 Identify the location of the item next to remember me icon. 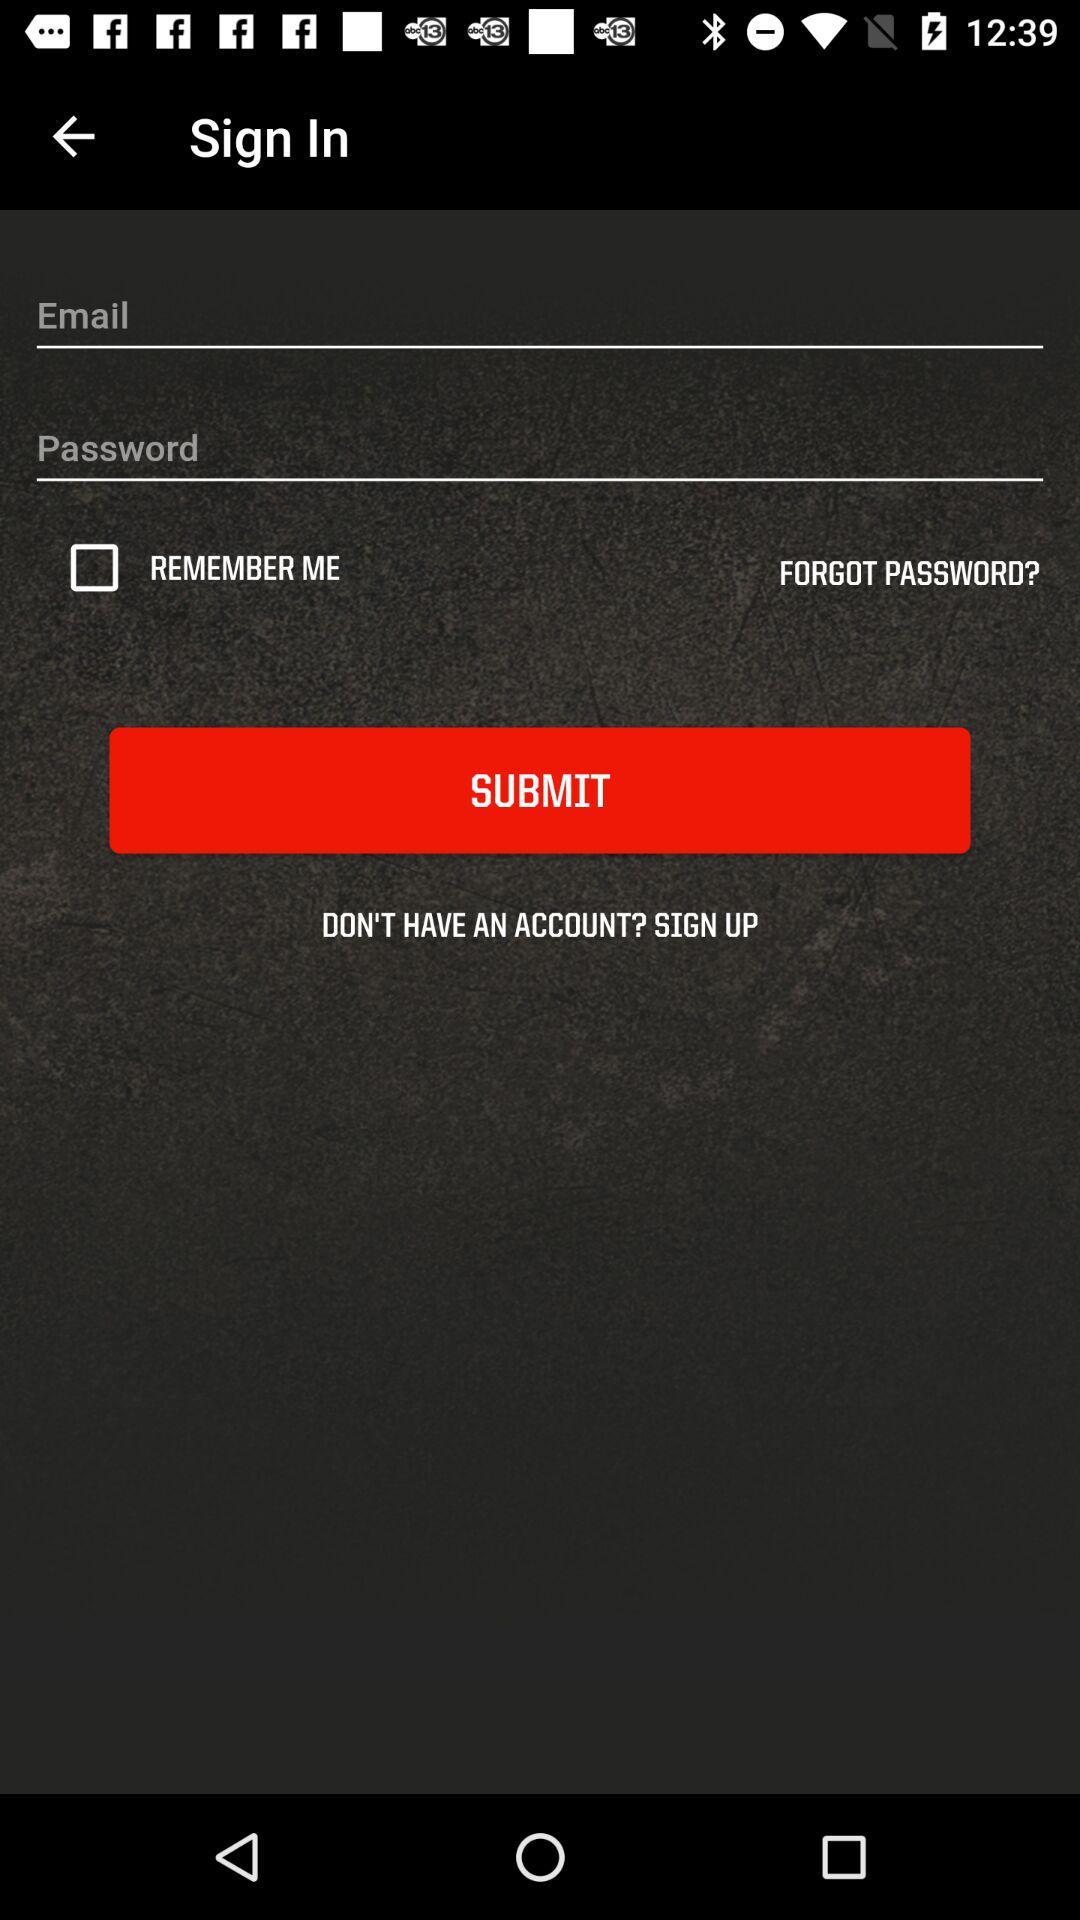
(909, 579).